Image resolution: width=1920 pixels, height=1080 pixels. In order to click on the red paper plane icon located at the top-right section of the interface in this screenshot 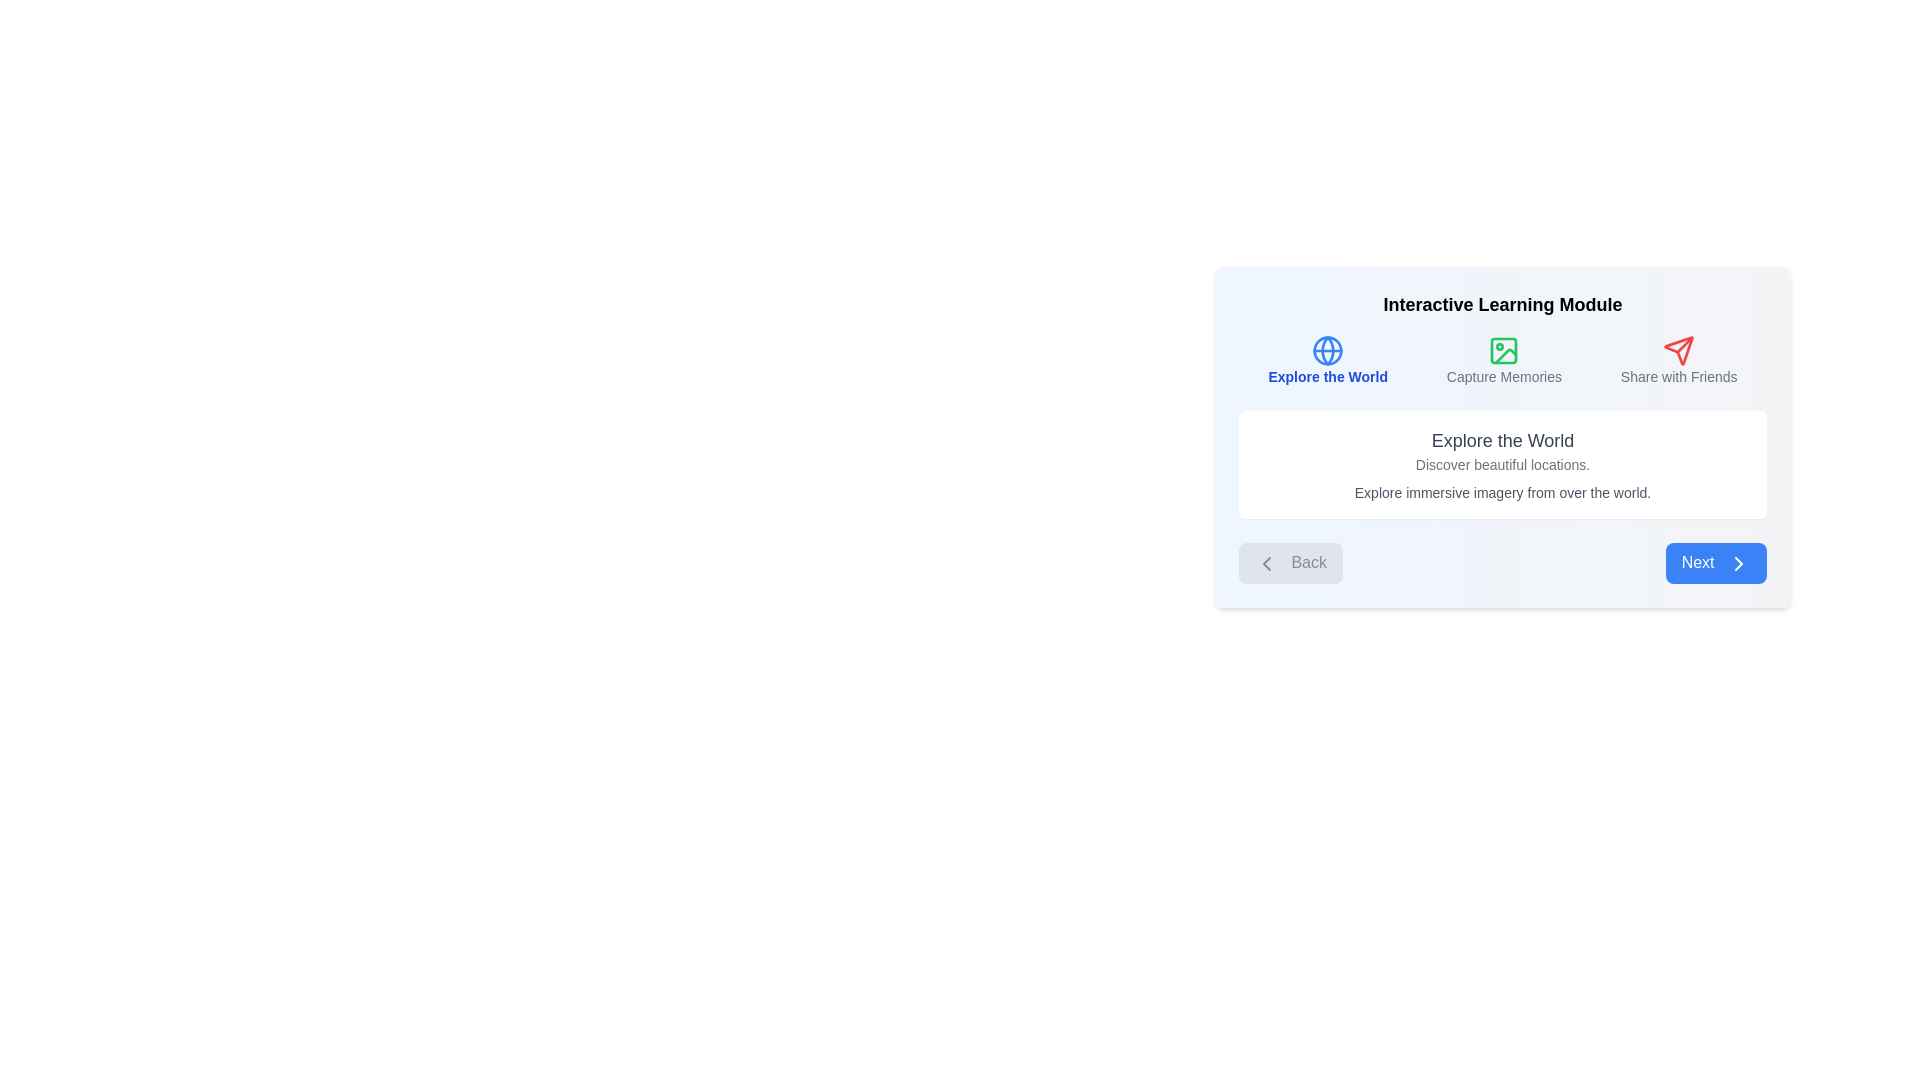, I will do `click(1679, 350)`.